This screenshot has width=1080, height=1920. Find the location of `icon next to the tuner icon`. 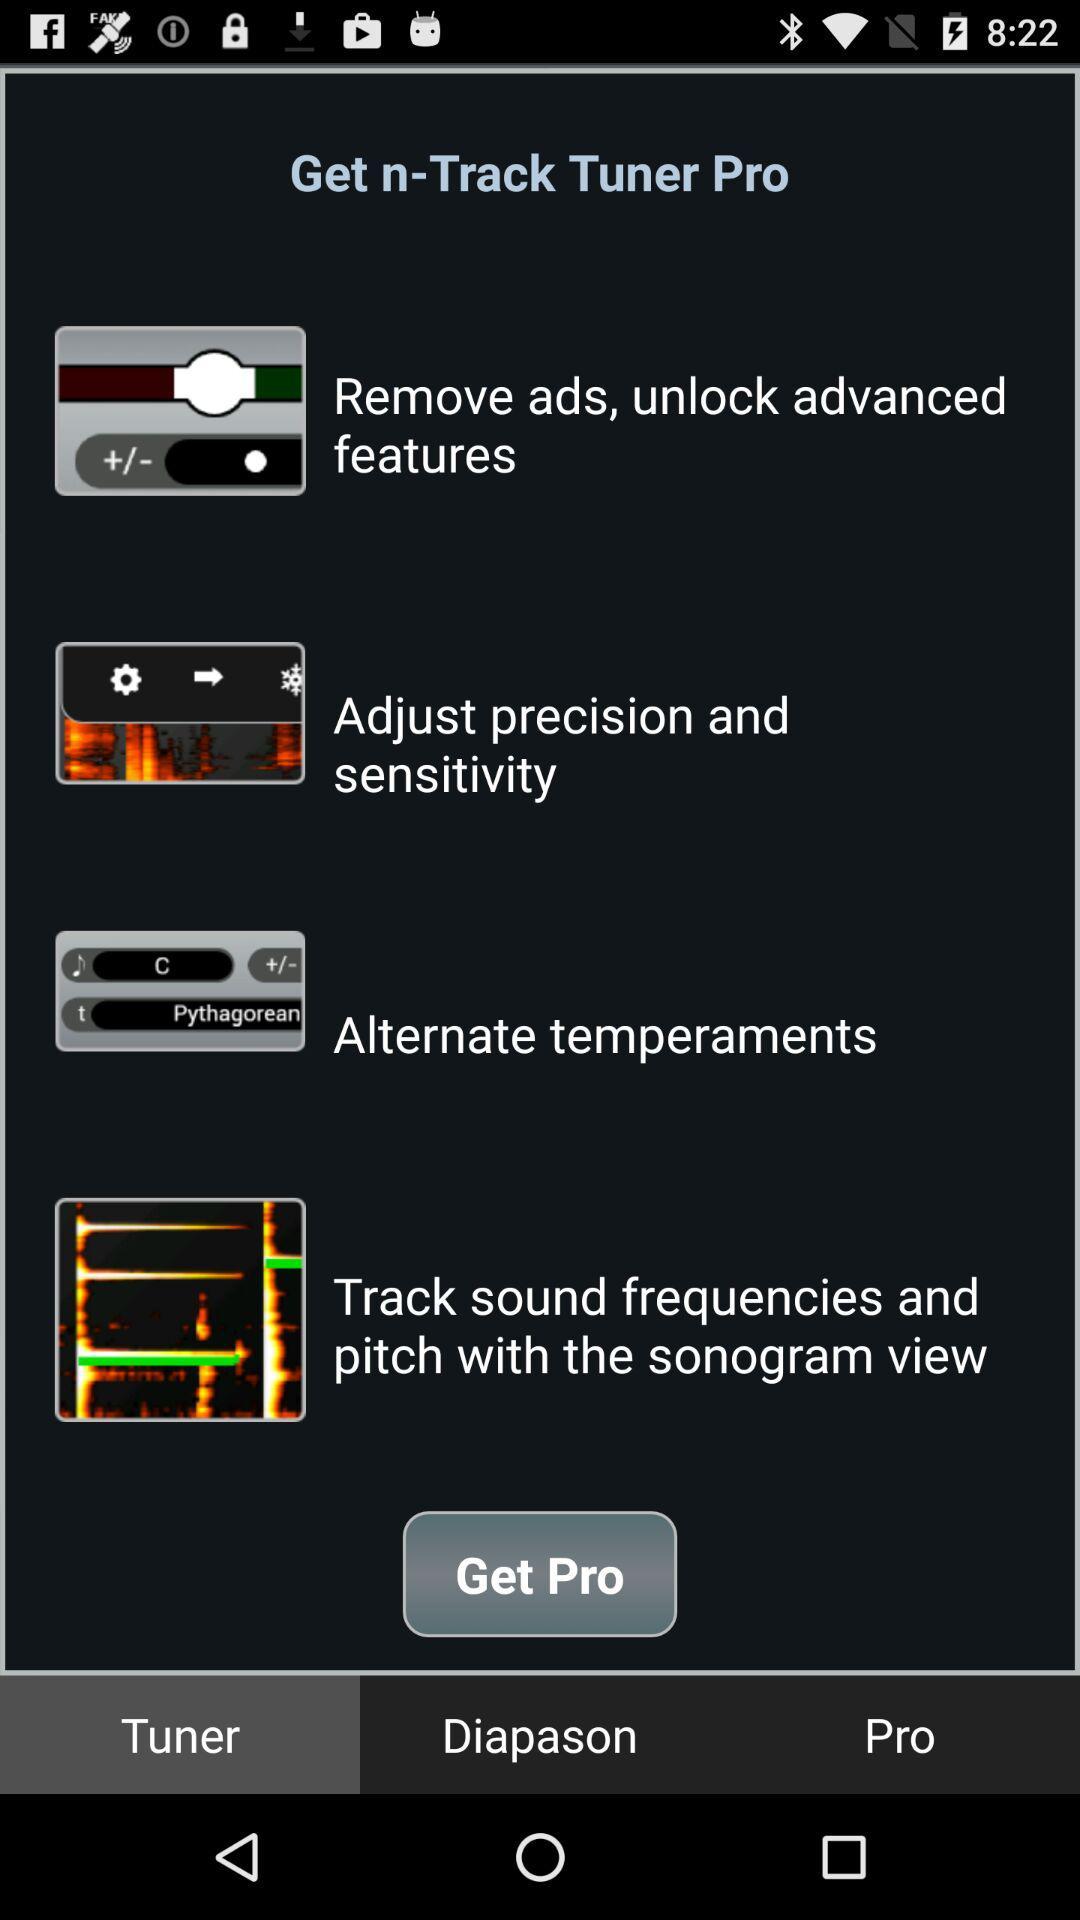

icon next to the tuner icon is located at coordinates (540, 1733).